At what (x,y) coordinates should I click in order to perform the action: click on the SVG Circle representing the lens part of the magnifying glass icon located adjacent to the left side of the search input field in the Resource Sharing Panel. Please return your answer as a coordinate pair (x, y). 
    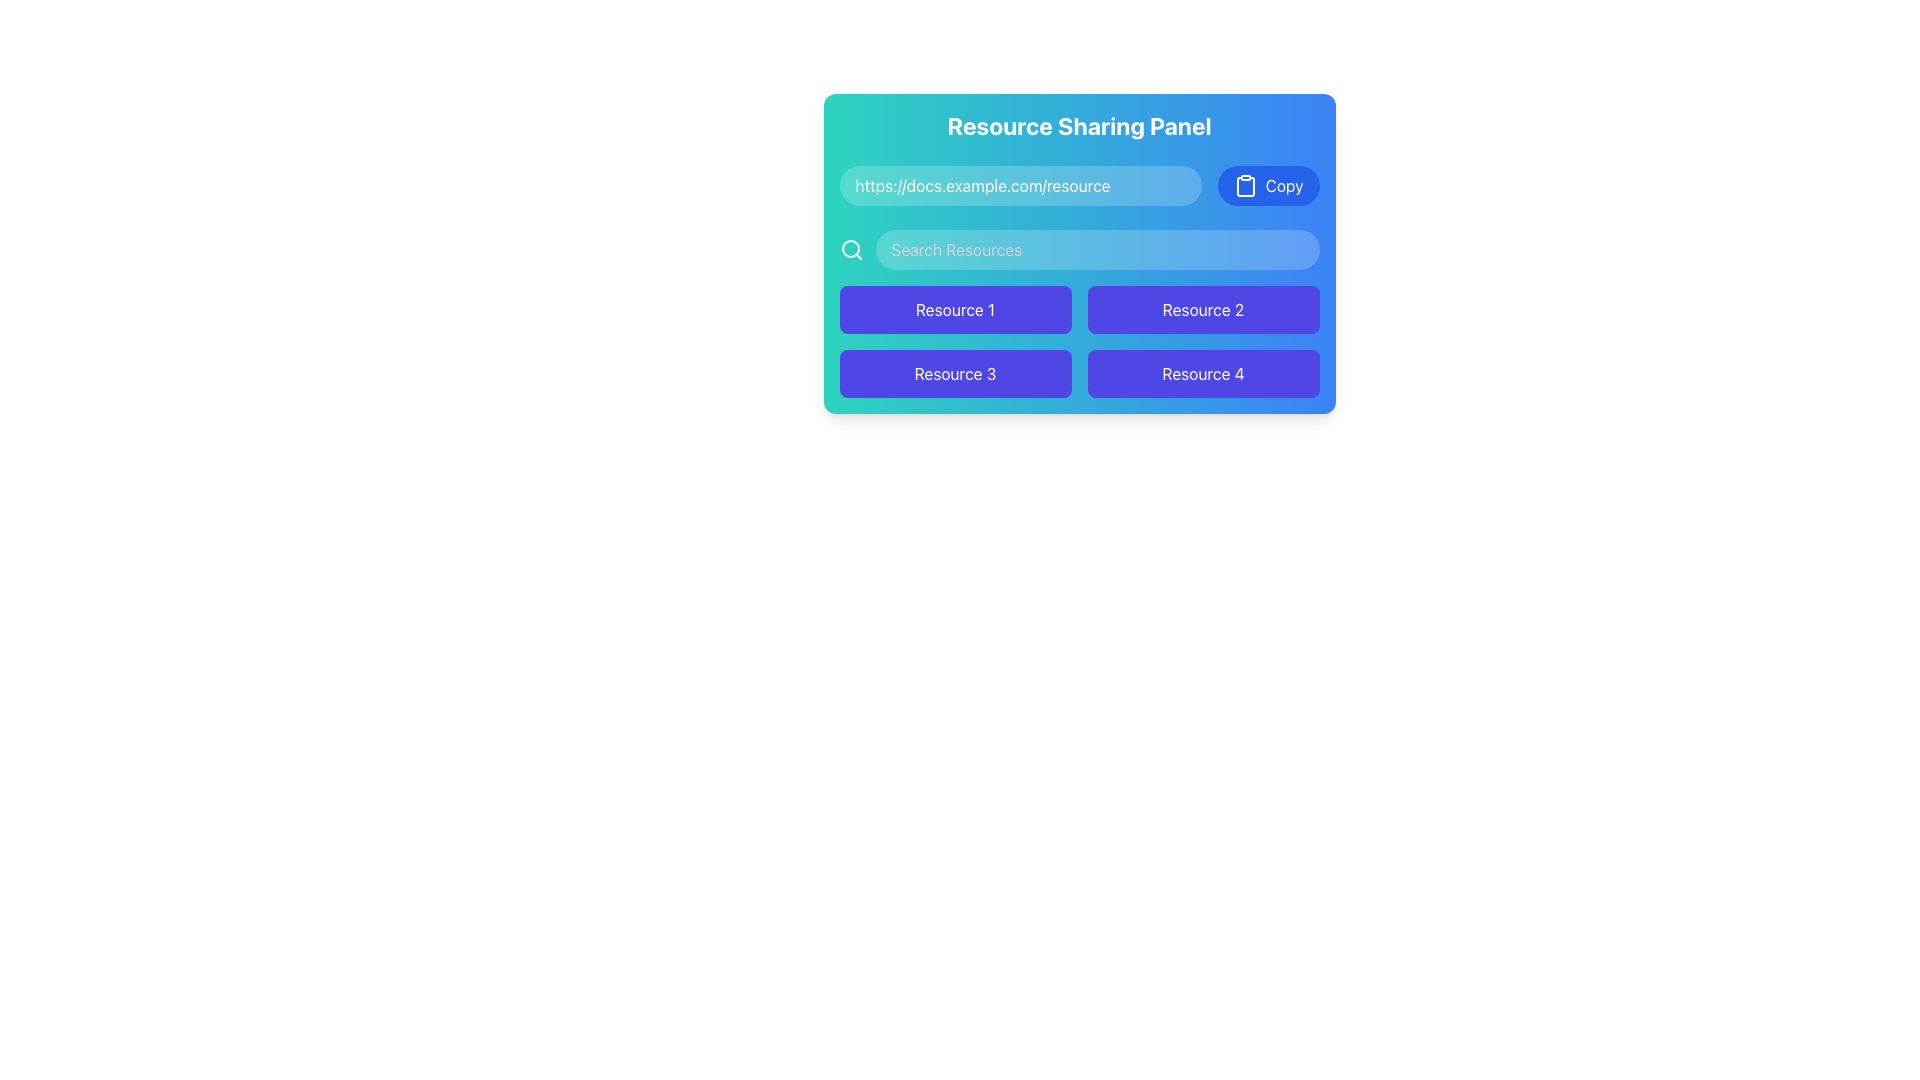
    Looking at the image, I should click on (850, 248).